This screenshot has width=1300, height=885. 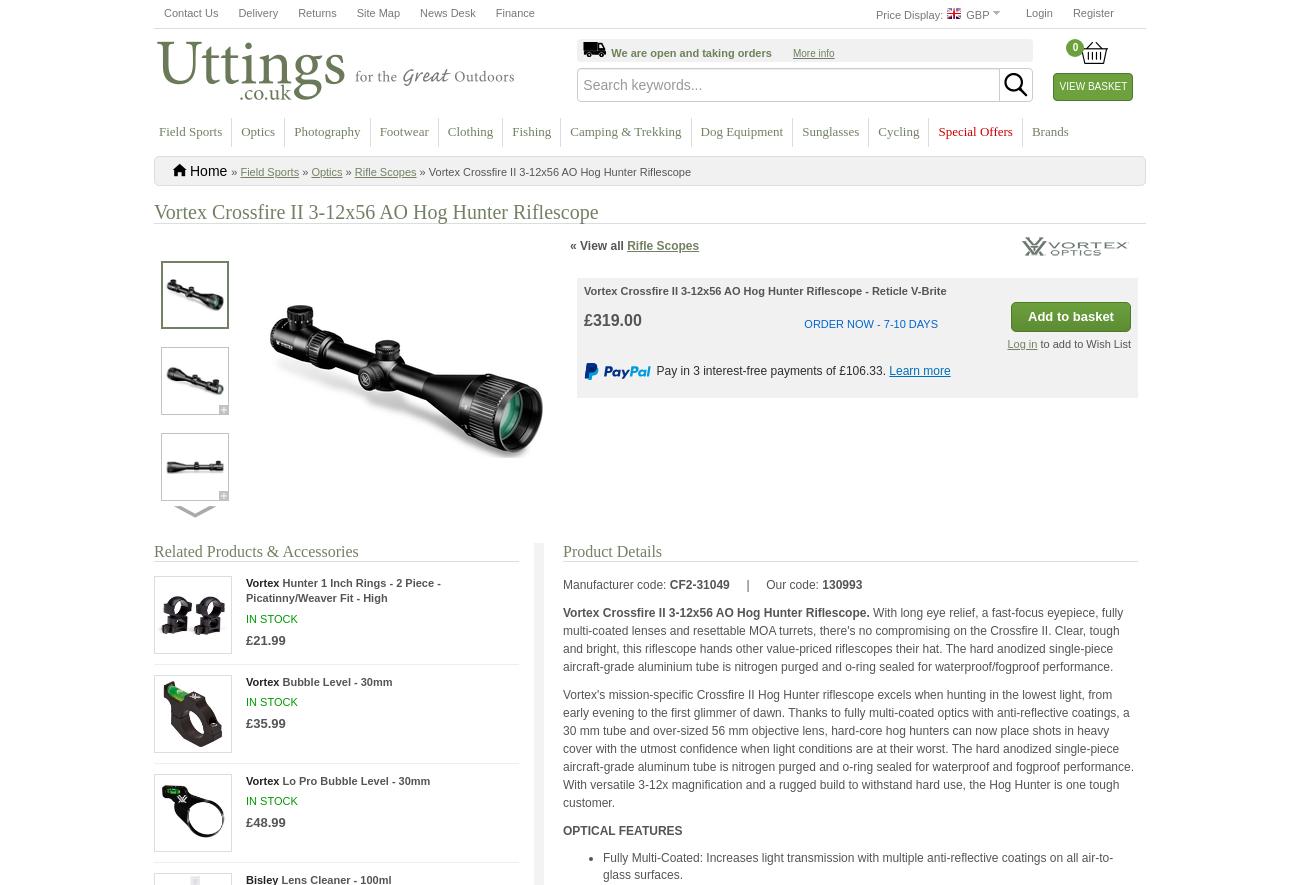 What do you see at coordinates (612, 549) in the screenshot?
I see `'Product Details'` at bounding box center [612, 549].